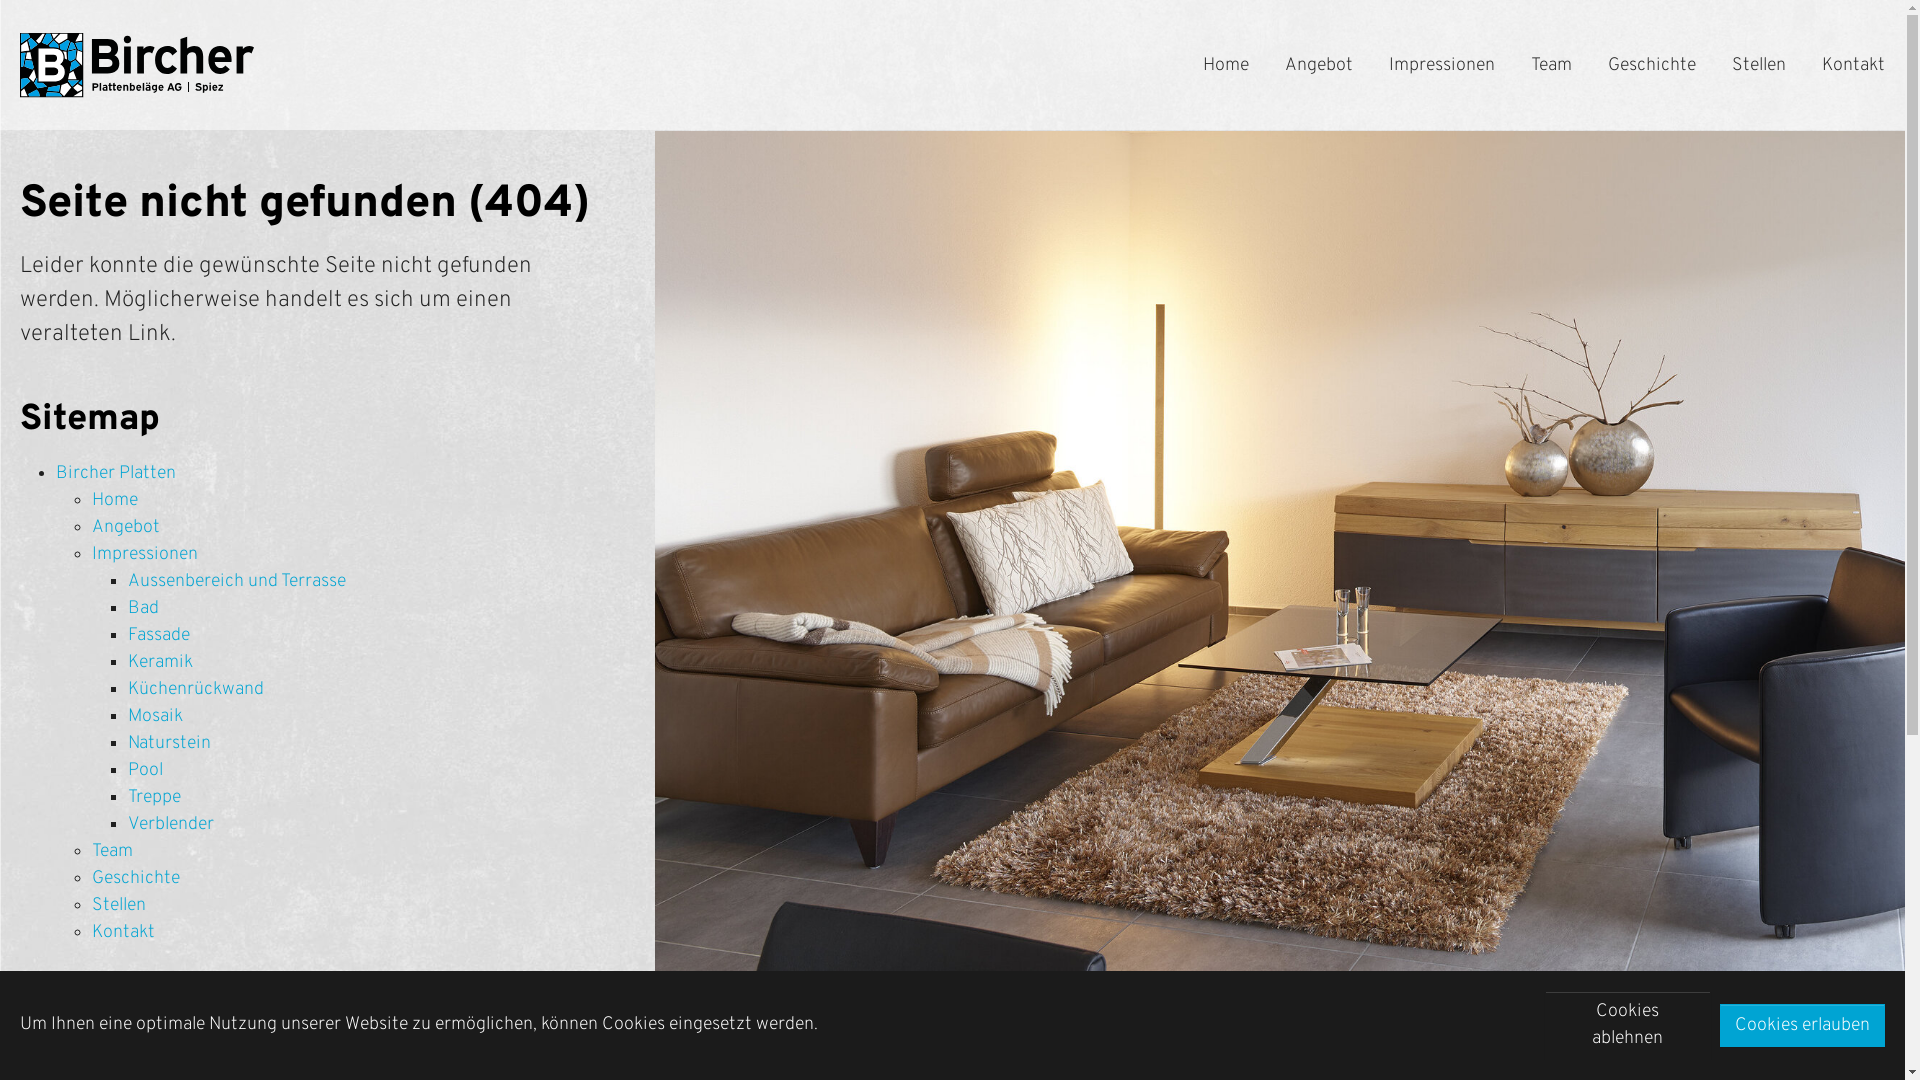 The width and height of the screenshot is (1920, 1080). I want to click on 'Treppe', so click(153, 796).